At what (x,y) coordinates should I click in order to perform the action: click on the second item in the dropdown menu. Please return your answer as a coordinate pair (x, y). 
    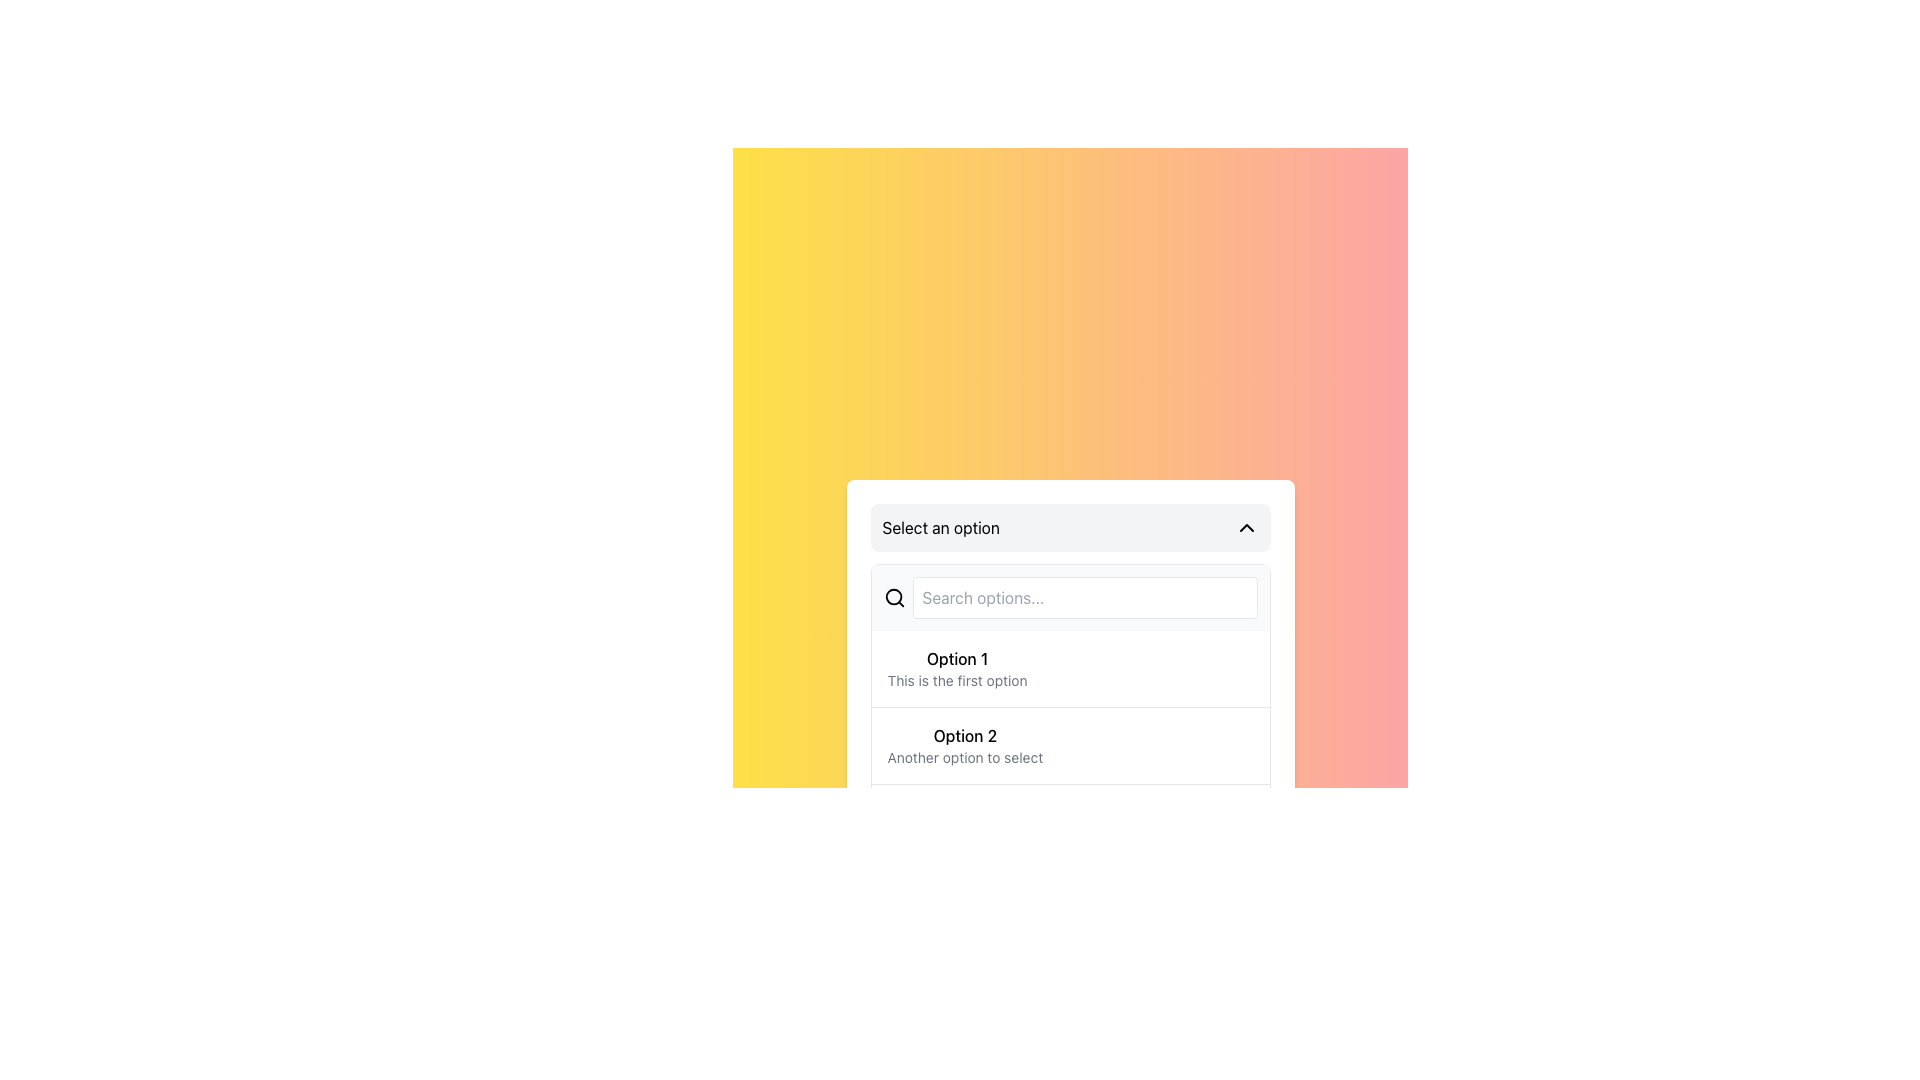
    Looking at the image, I should click on (1069, 751).